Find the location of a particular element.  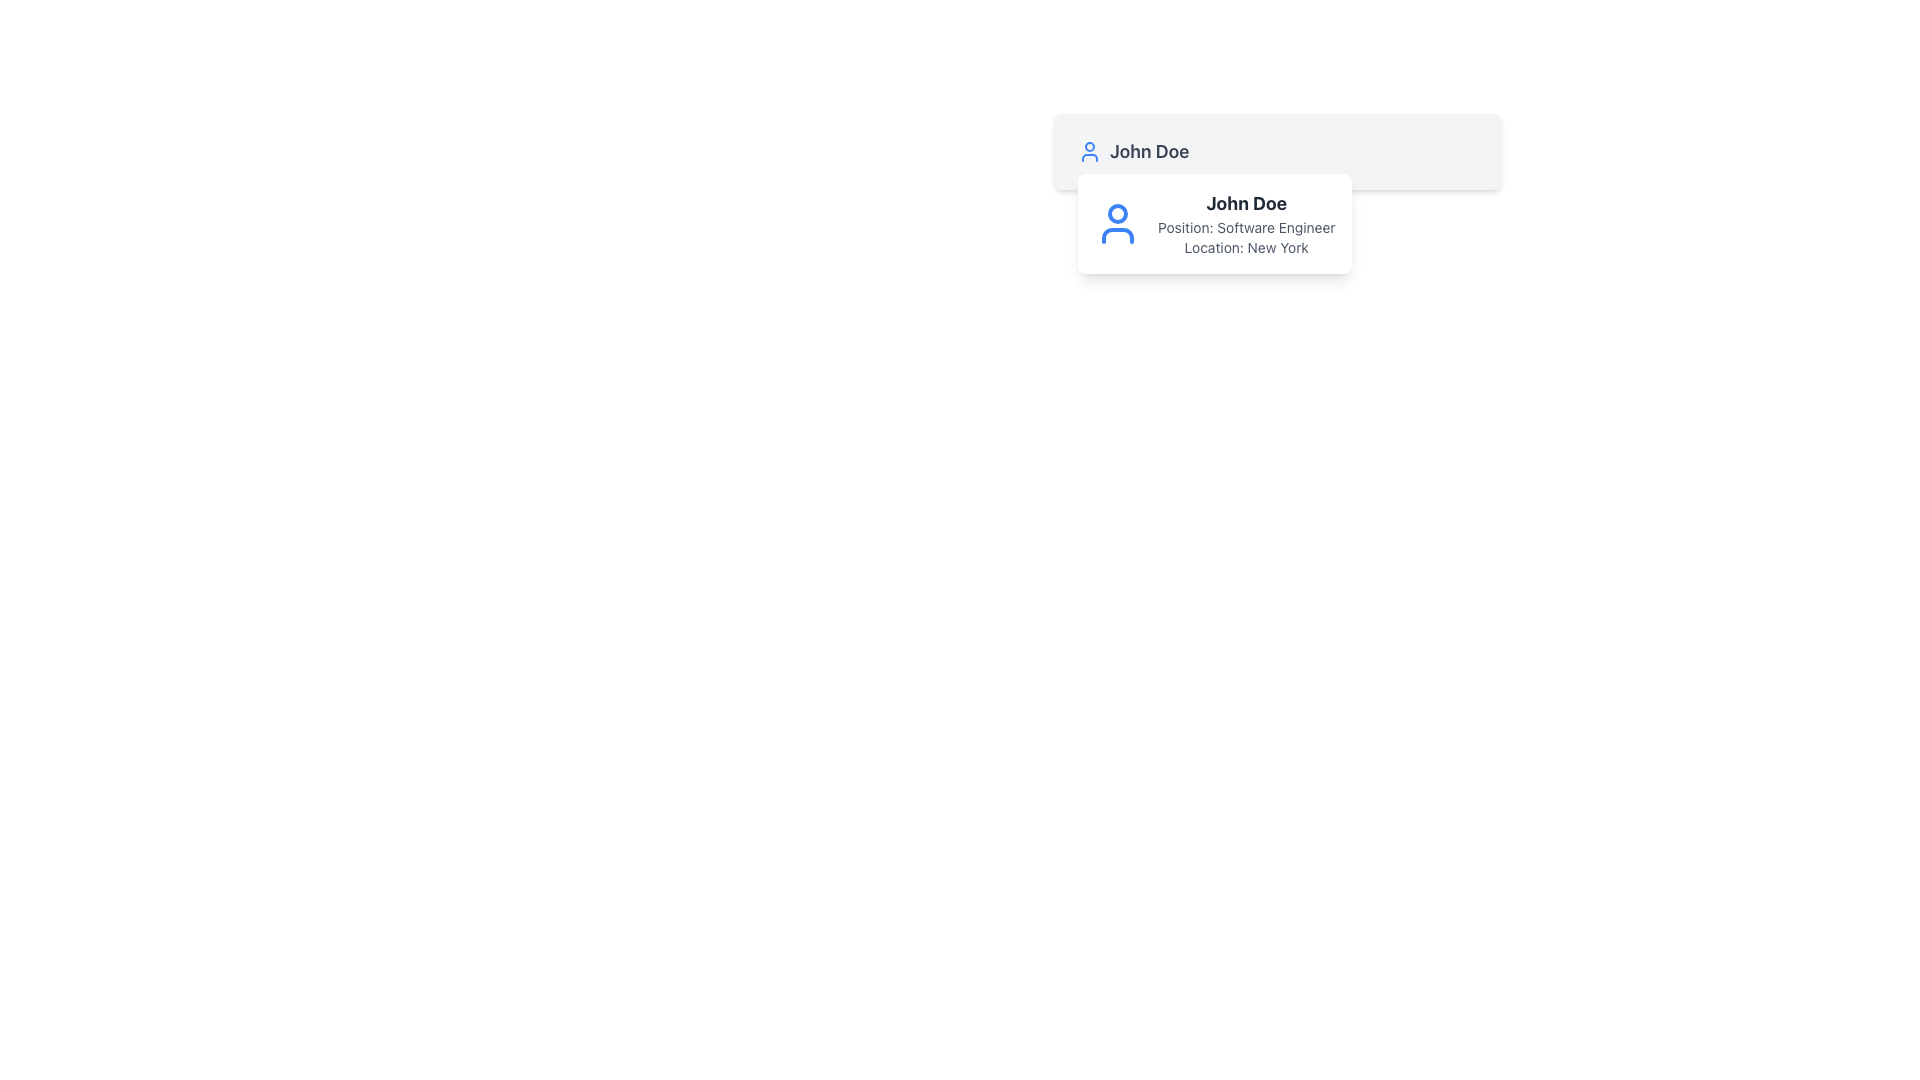

the Label that provides location information associated with the profile, positioned below 'Position: Software Engineer' is located at coordinates (1245, 246).